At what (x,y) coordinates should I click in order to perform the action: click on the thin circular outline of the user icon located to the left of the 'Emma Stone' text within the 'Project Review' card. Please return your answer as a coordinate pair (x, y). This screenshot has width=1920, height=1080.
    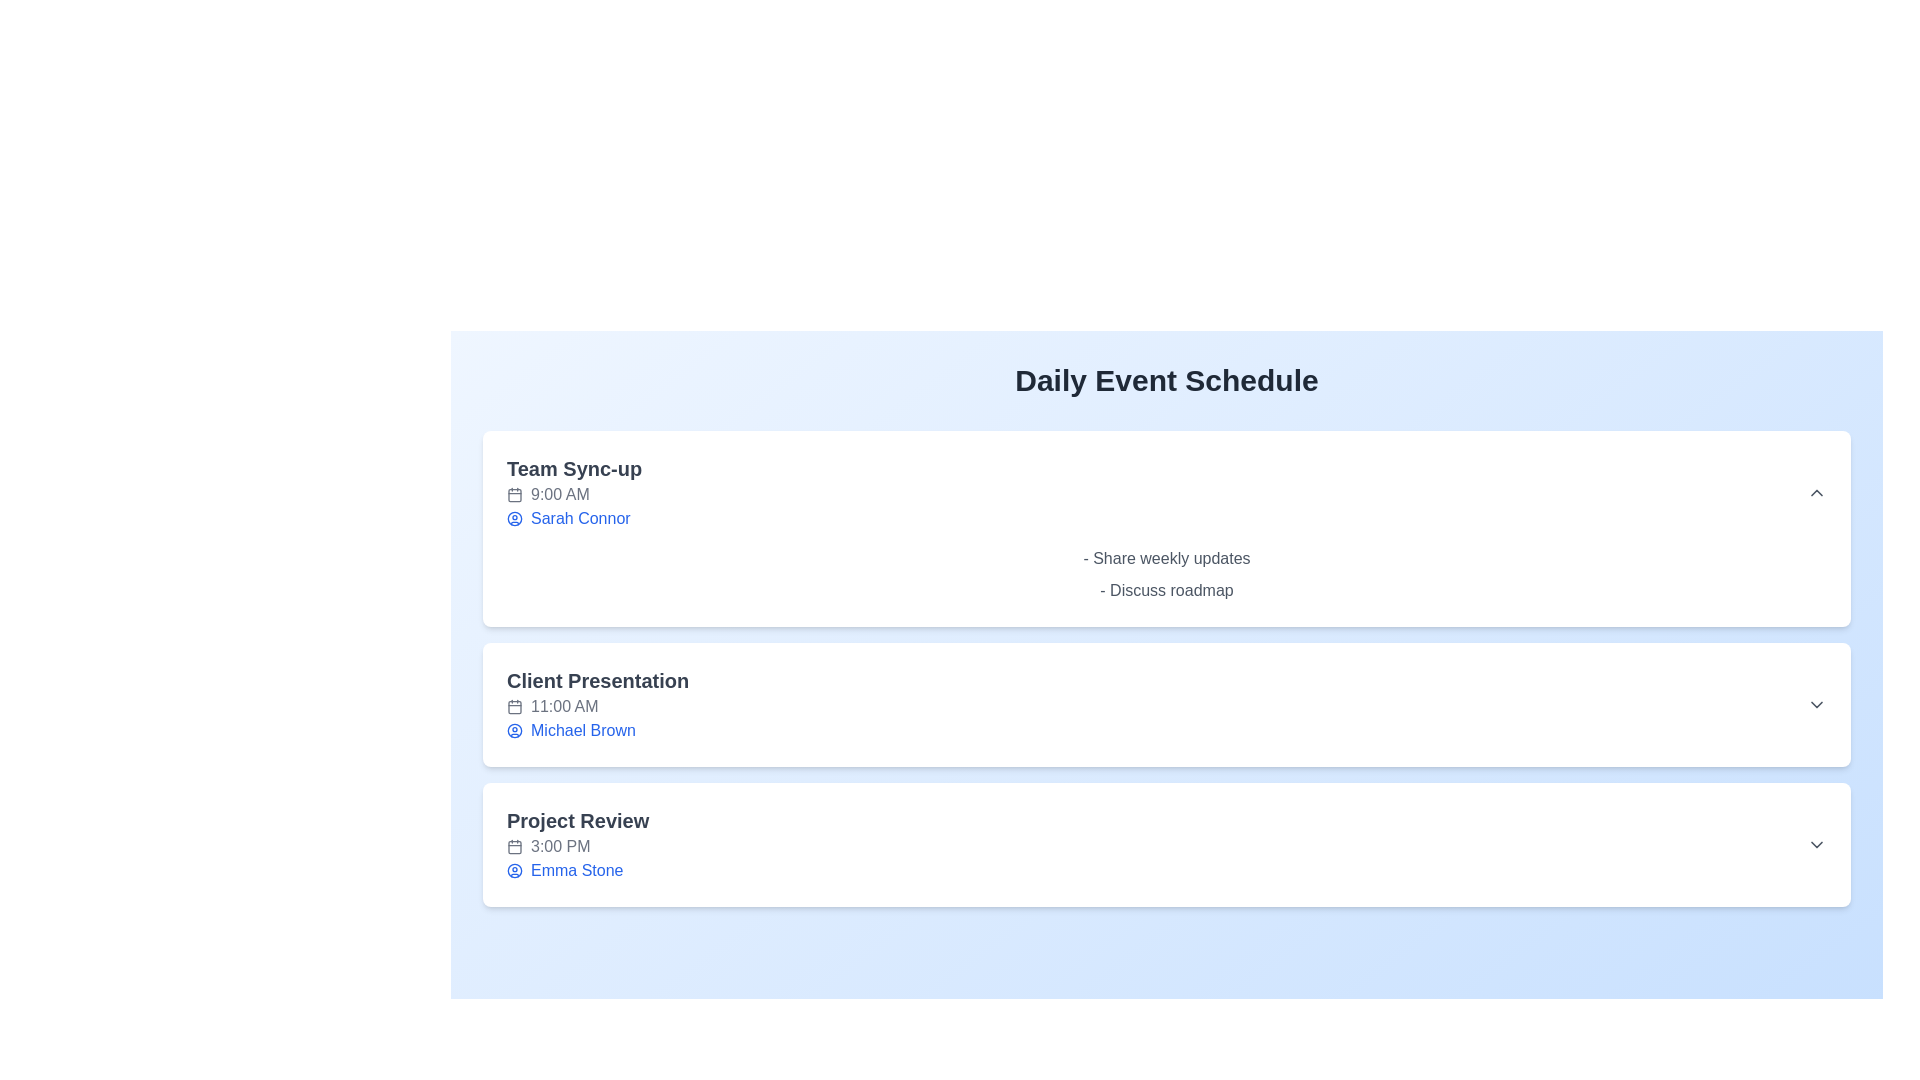
    Looking at the image, I should click on (514, 870).